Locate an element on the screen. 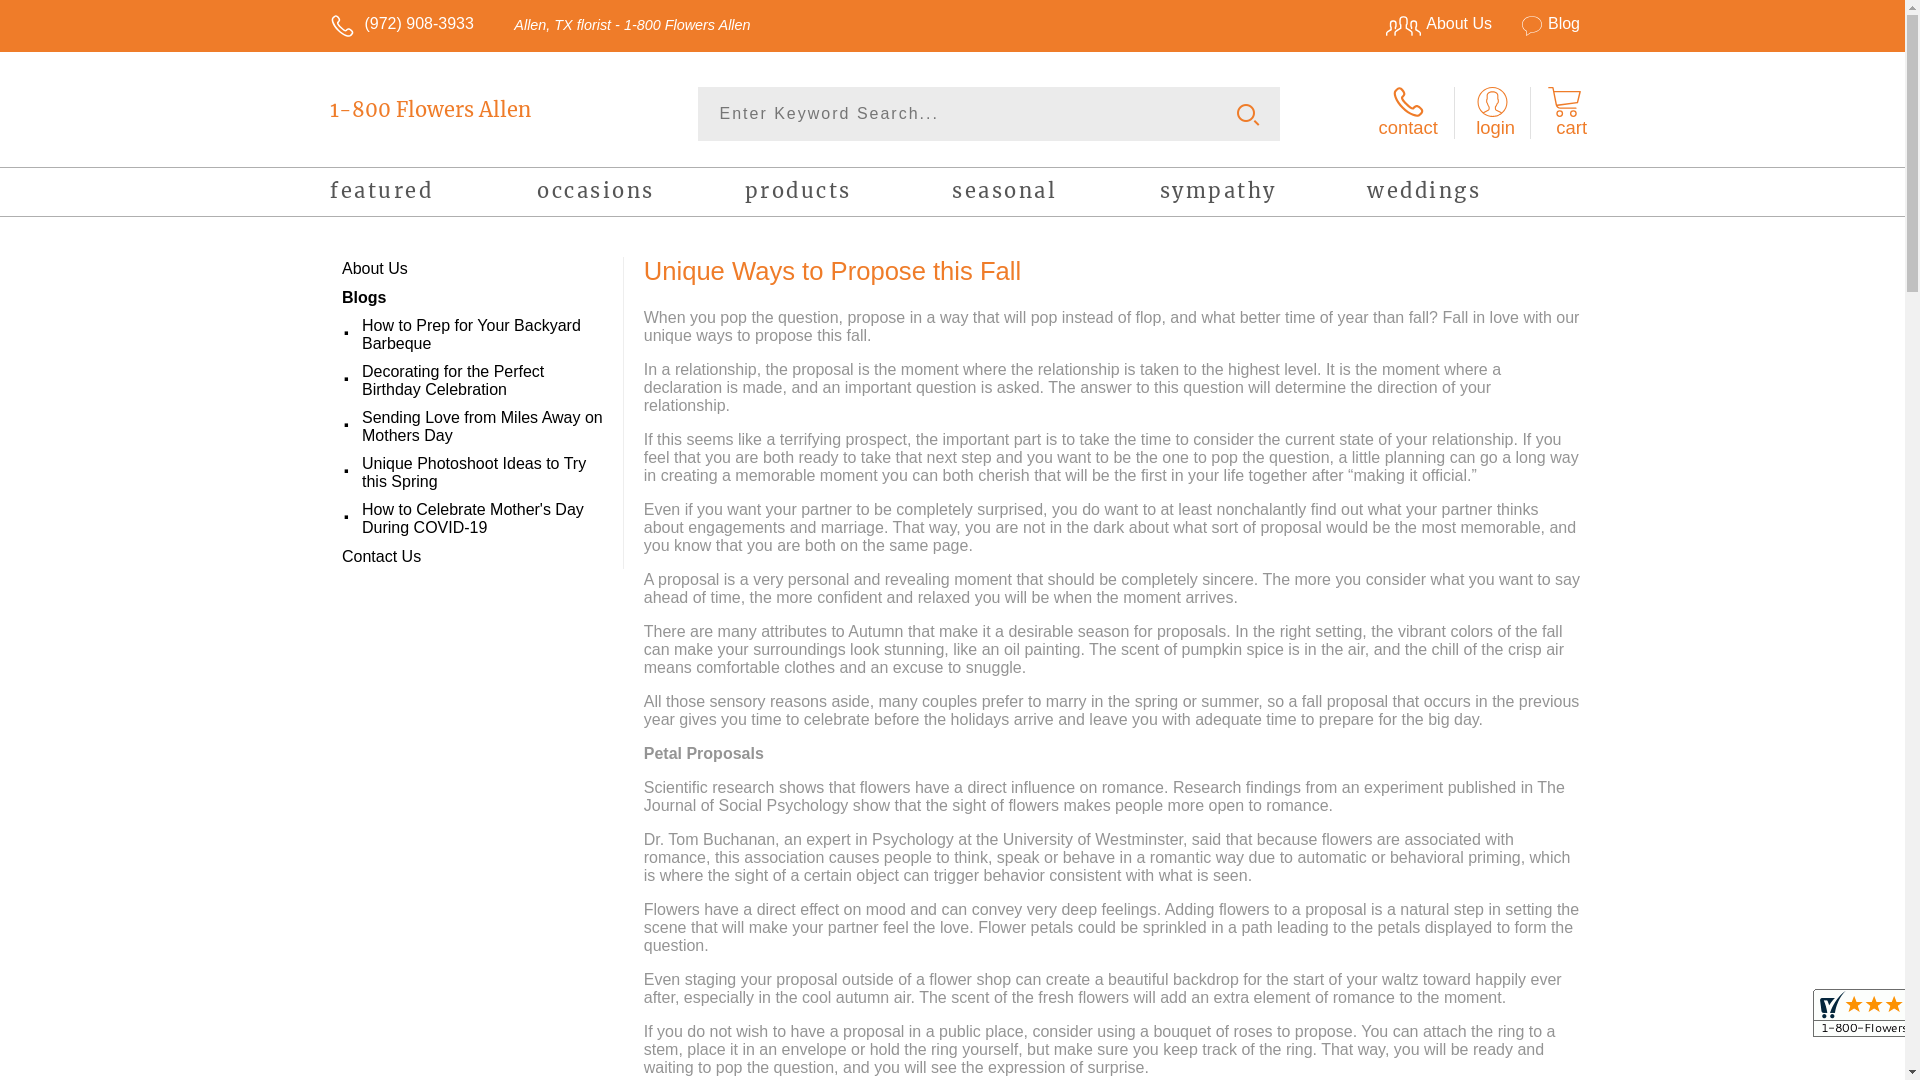 The width and height of the screenshot is (1920, 1080). 'Decorating for the Perfect Birthday Celebration' is located at coordinates (484, 381).